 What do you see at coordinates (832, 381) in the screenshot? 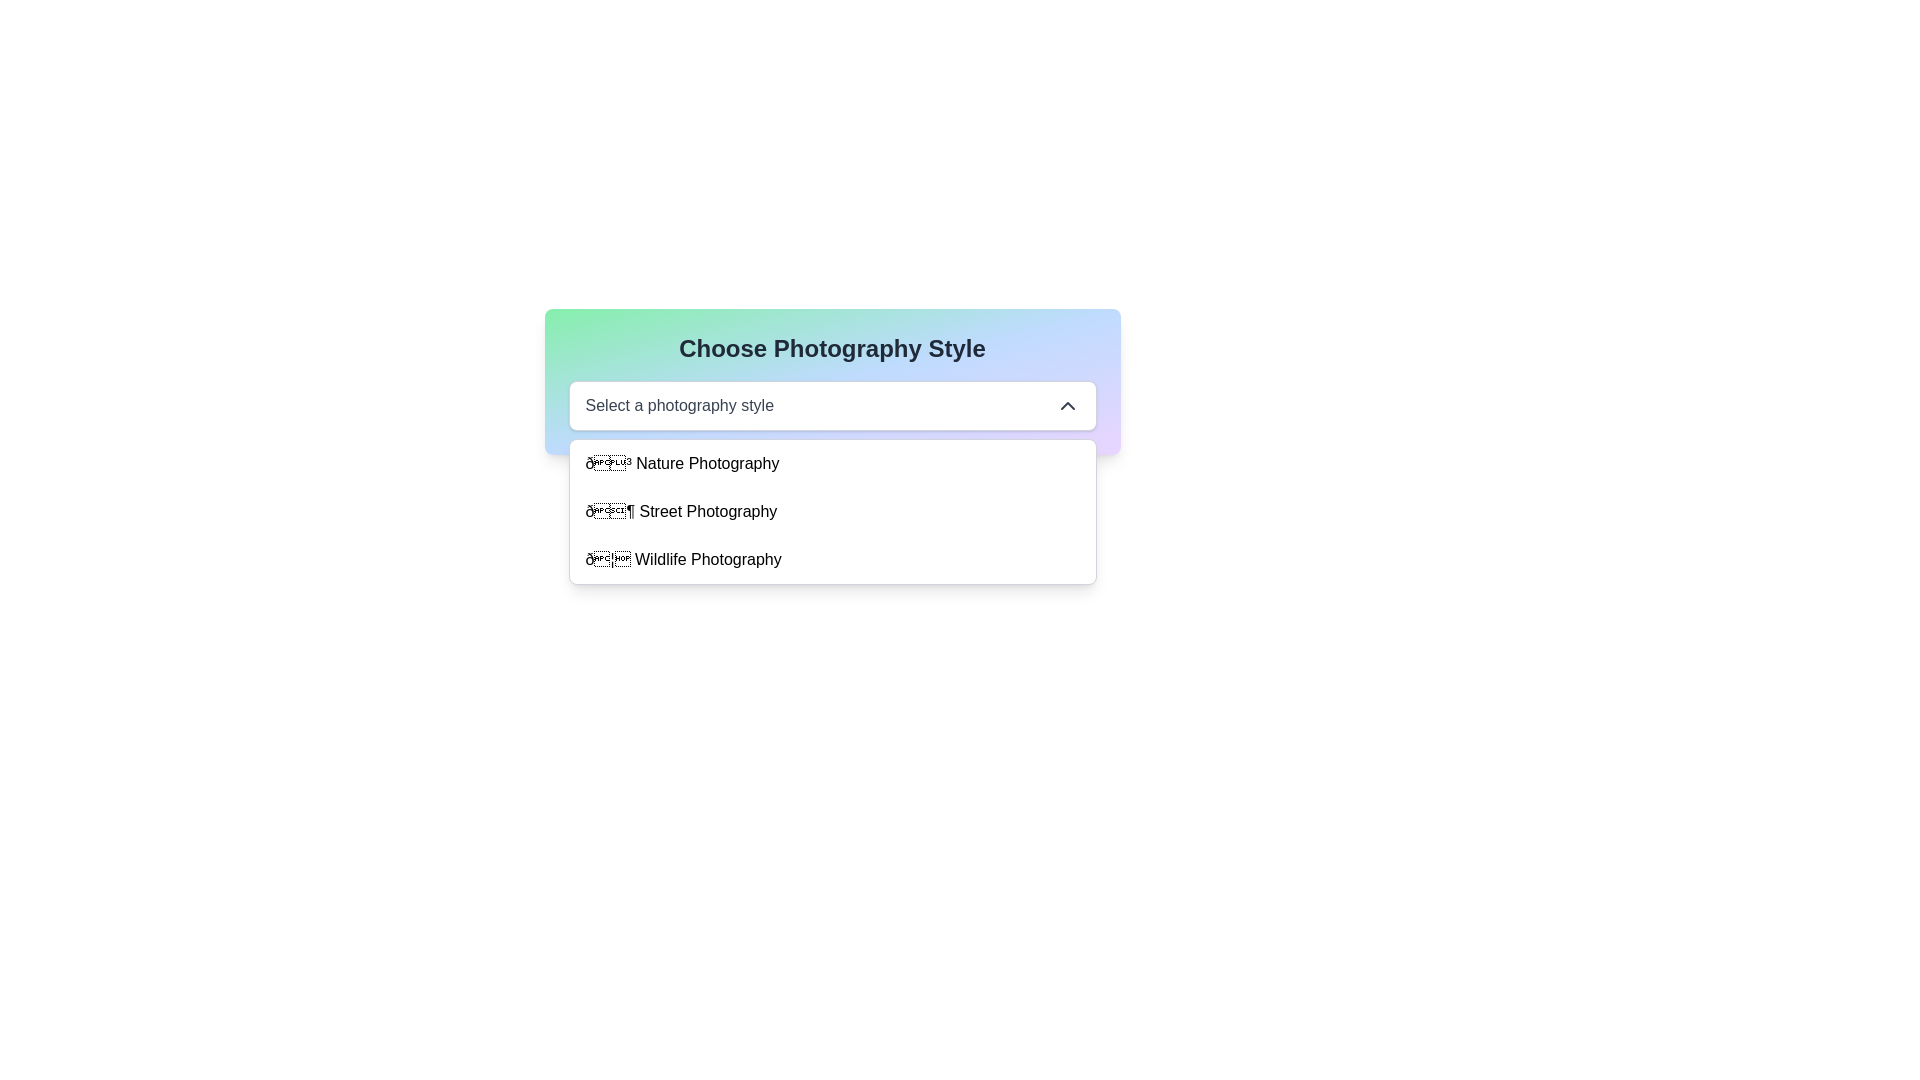
I see `the dropdown menu titled 'Choose Photography Style'` at bounding box center [832, 381].